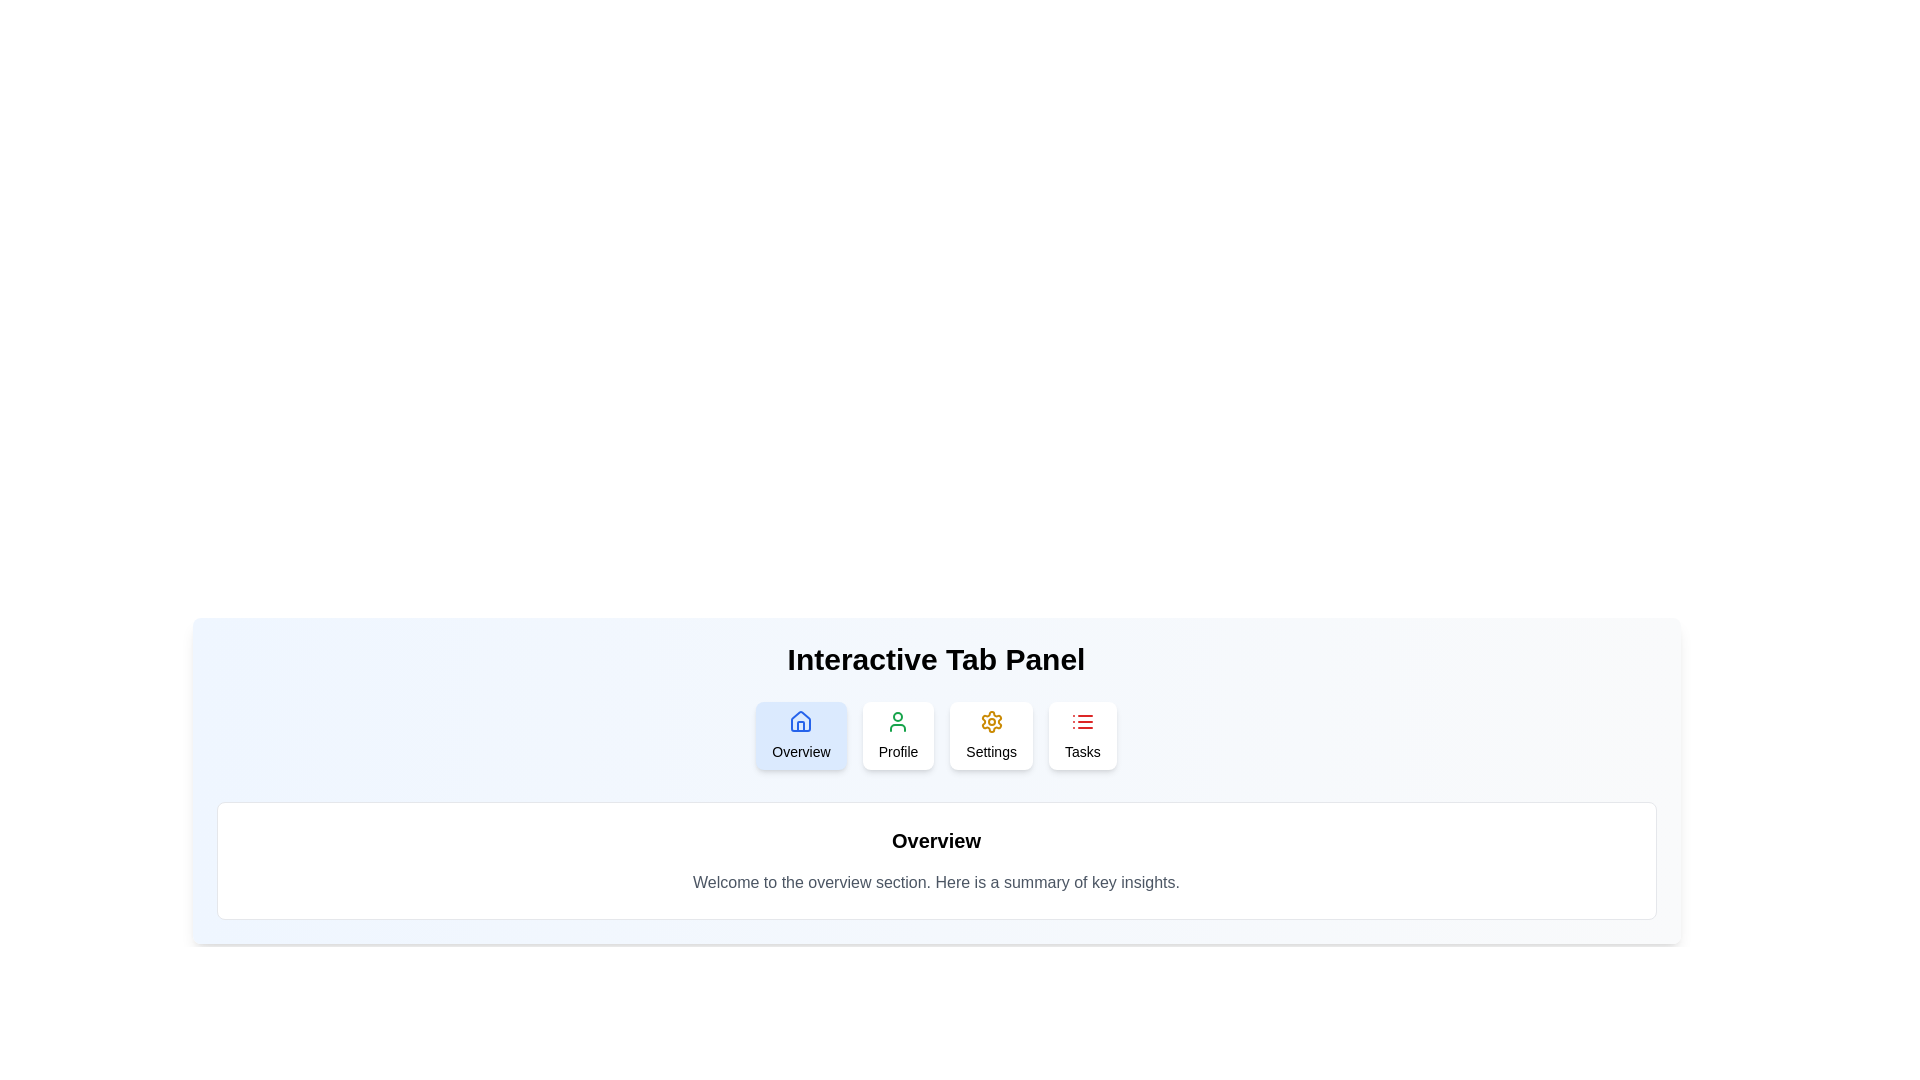 The image size is (1920, 1080). Describe the element at coordinates (990, 736) in the screenshot. I see `the Settings tab to observe the transition and content change` at that location.